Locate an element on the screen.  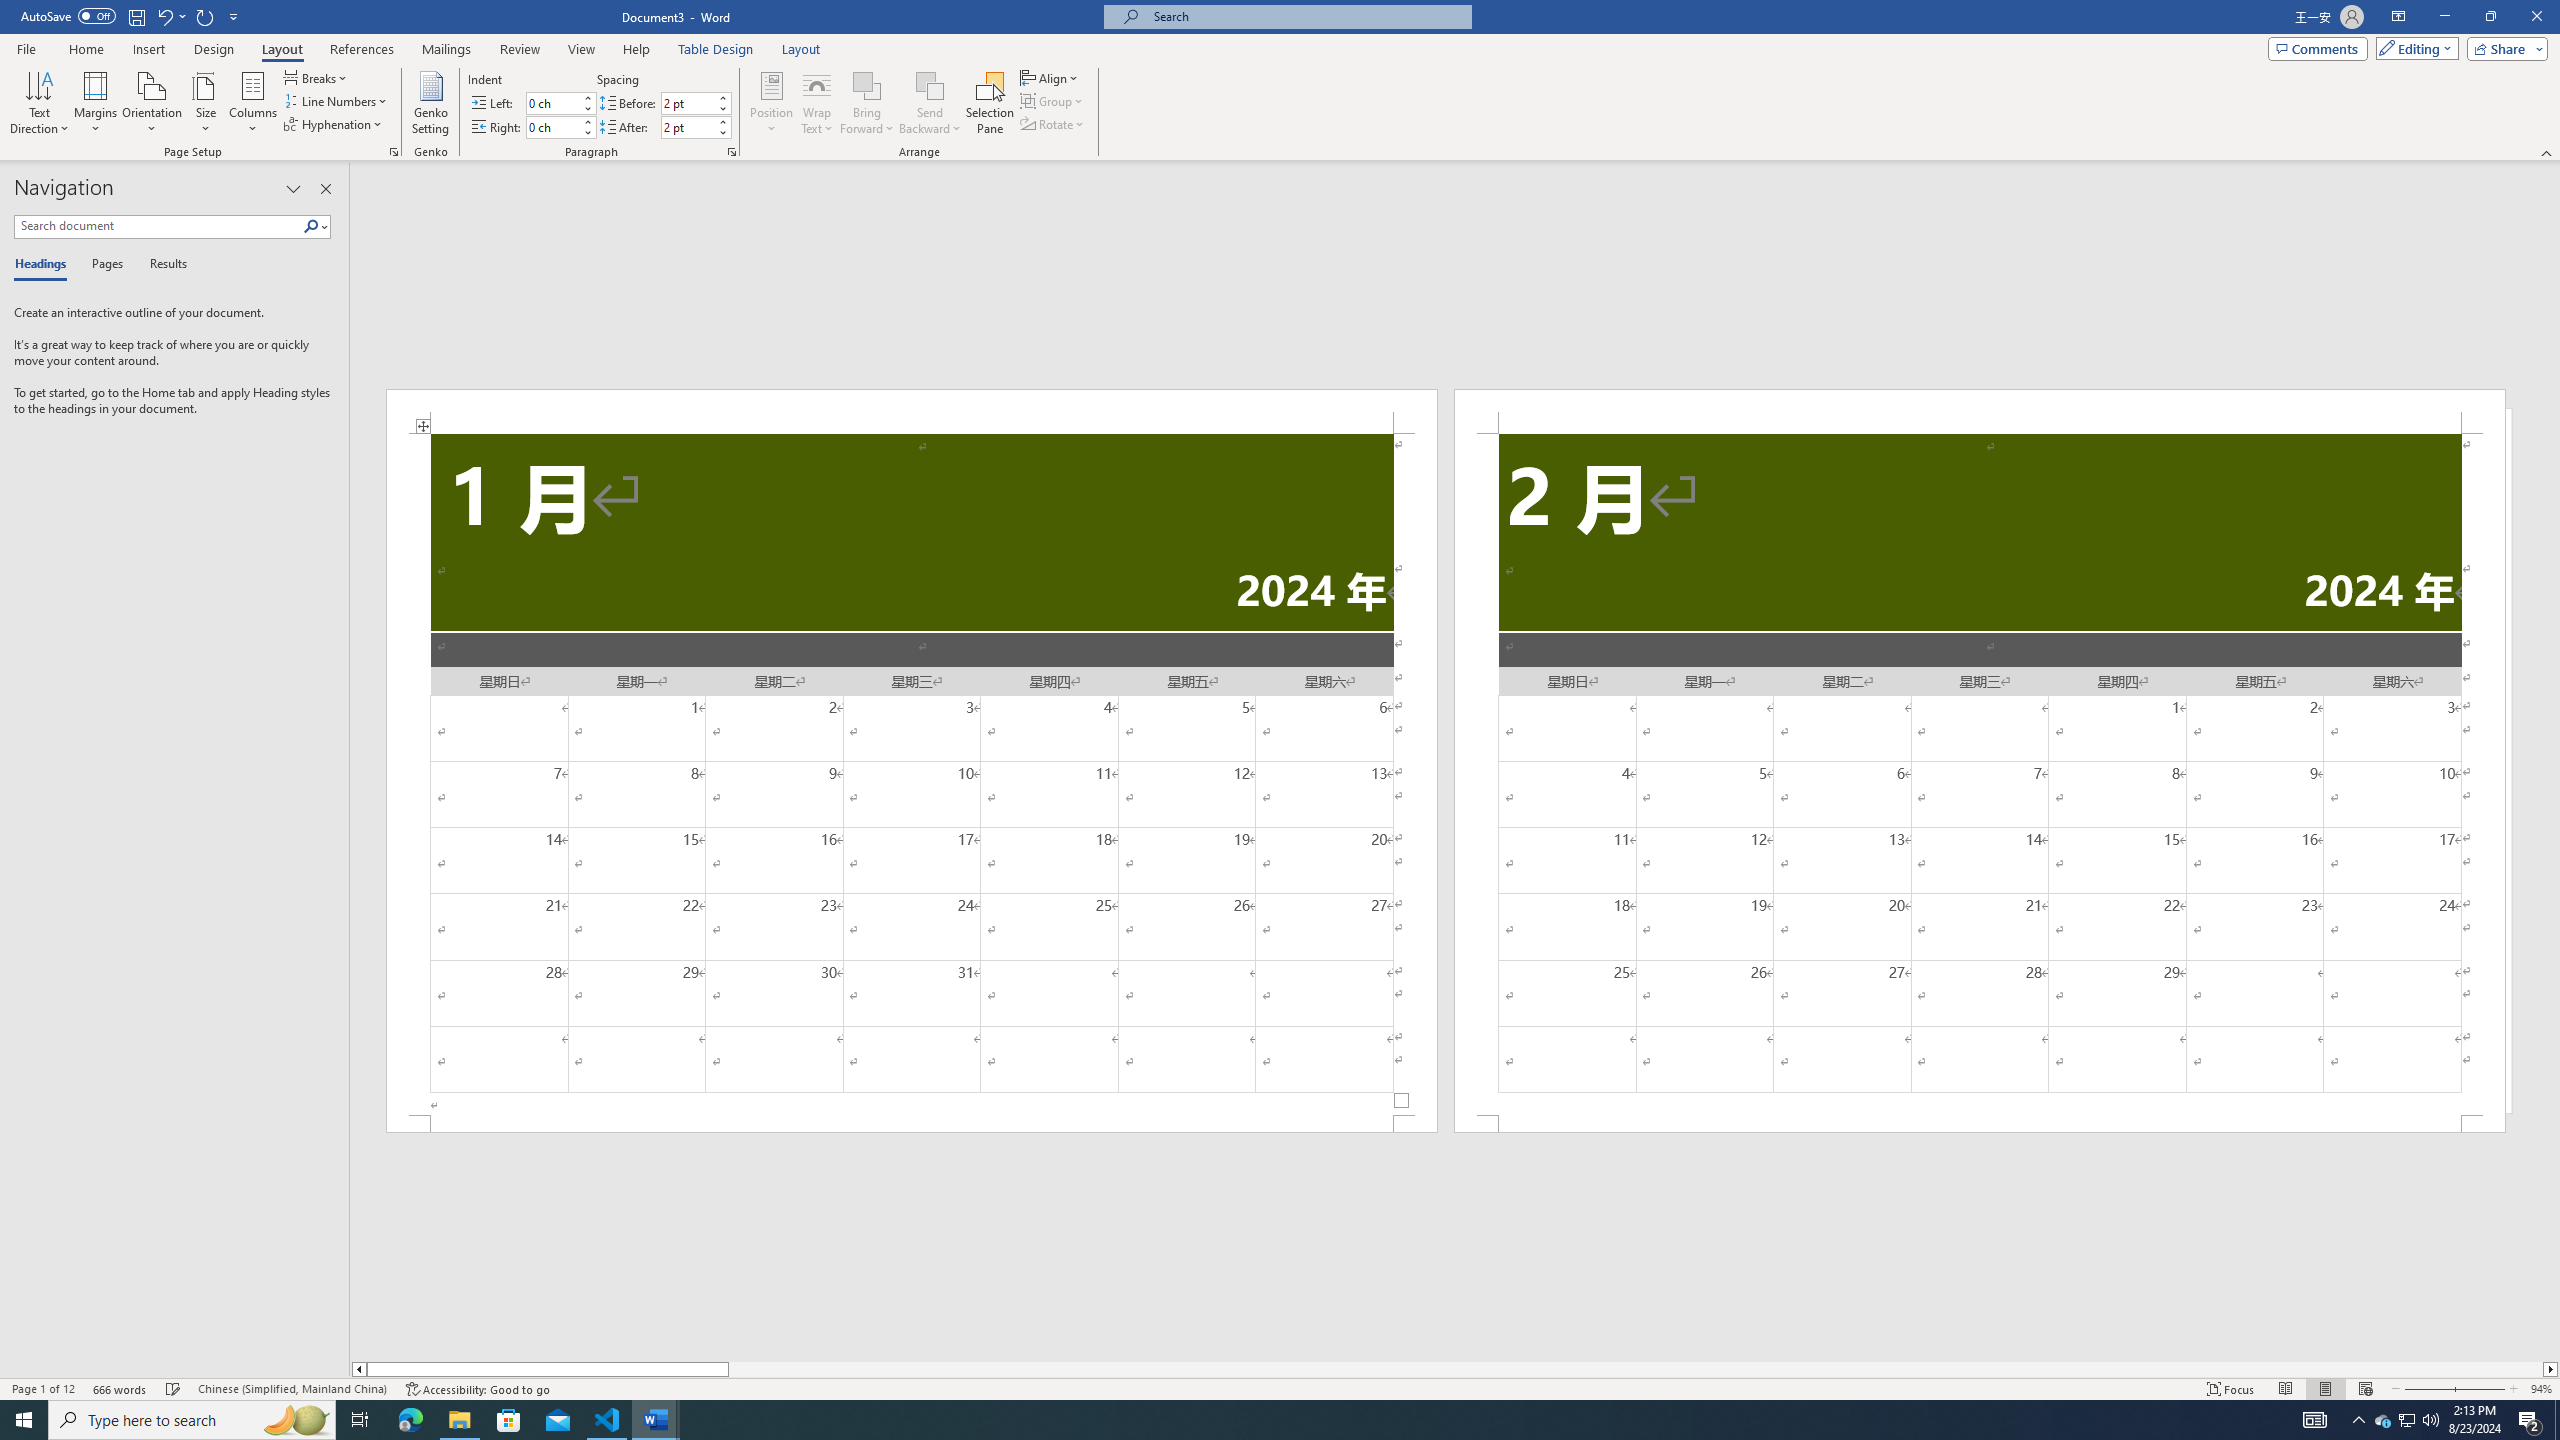
'Page 1 content' is located at coordinates (912, 773).